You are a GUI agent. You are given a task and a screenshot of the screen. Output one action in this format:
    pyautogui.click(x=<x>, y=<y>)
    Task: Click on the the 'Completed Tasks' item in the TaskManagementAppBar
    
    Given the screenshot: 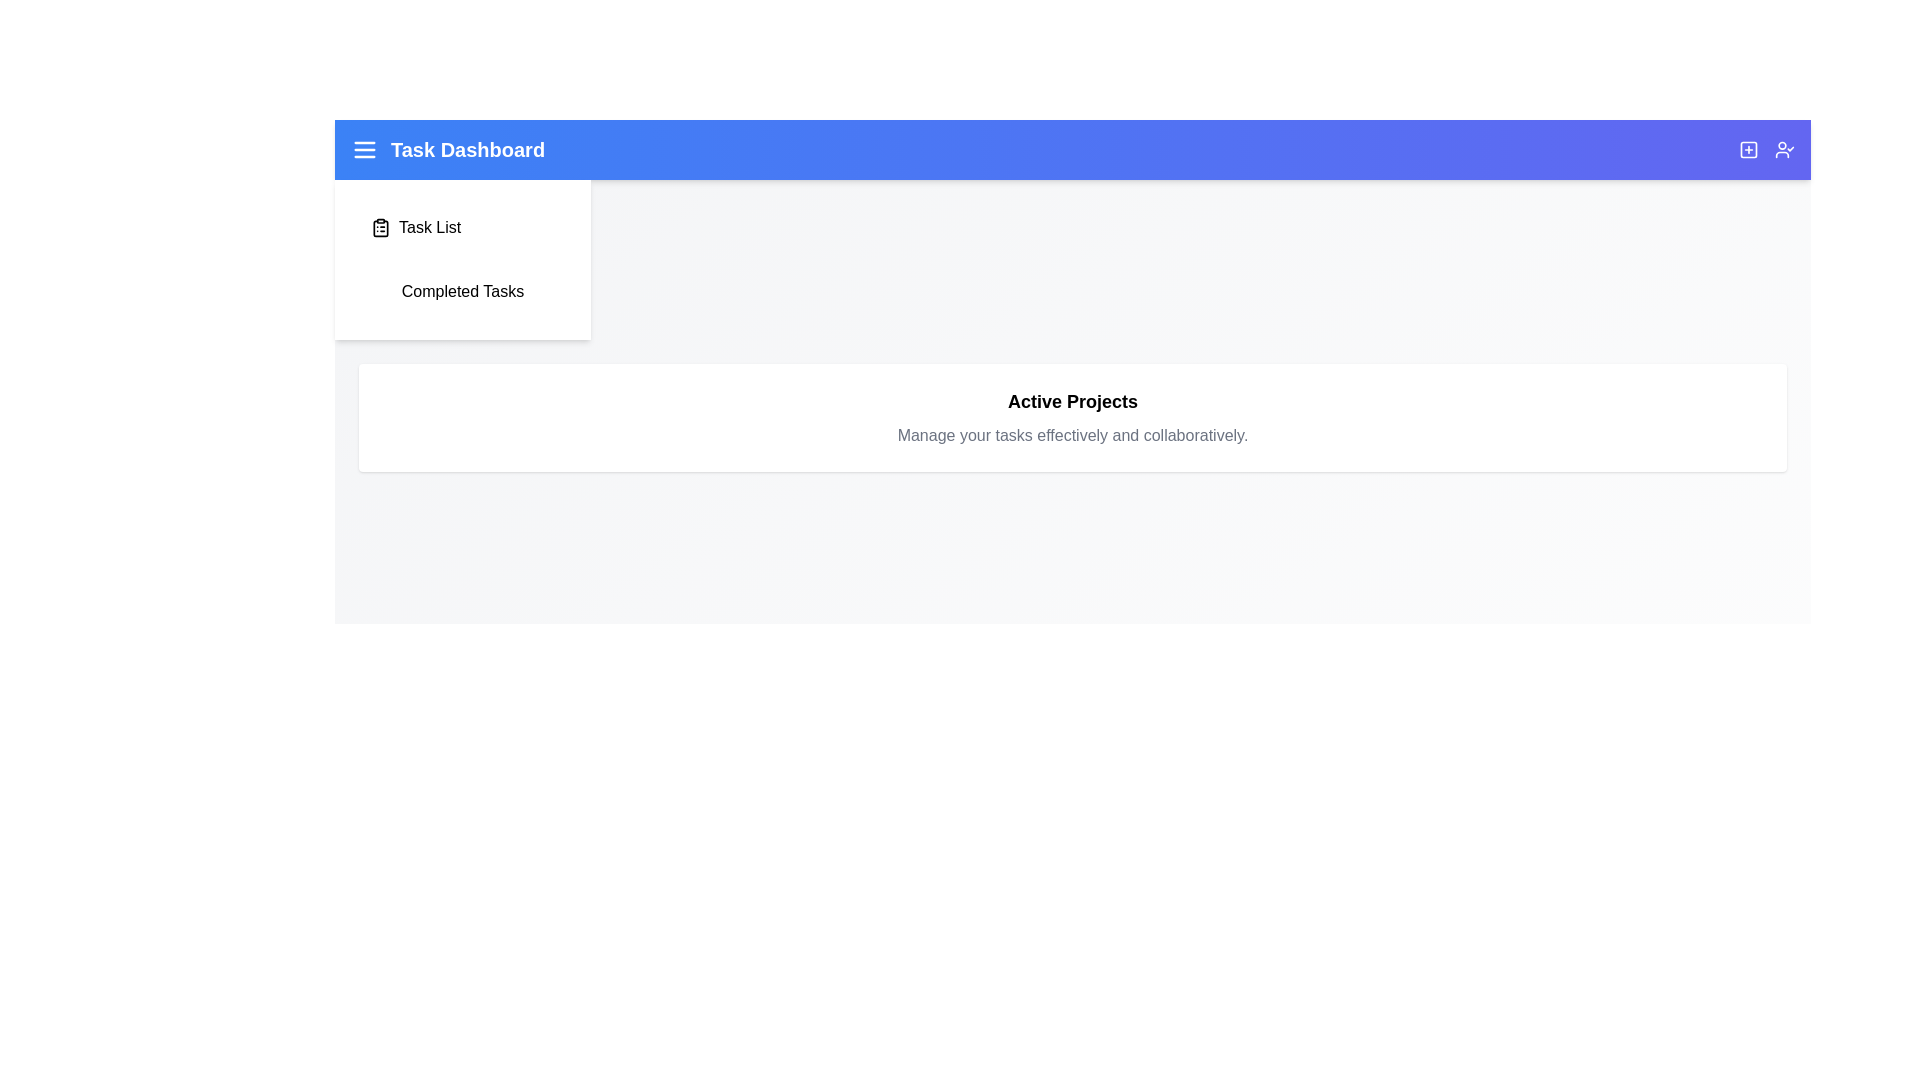 What is the action you would take?
    pyautogui.click(x=461, y=292)
    